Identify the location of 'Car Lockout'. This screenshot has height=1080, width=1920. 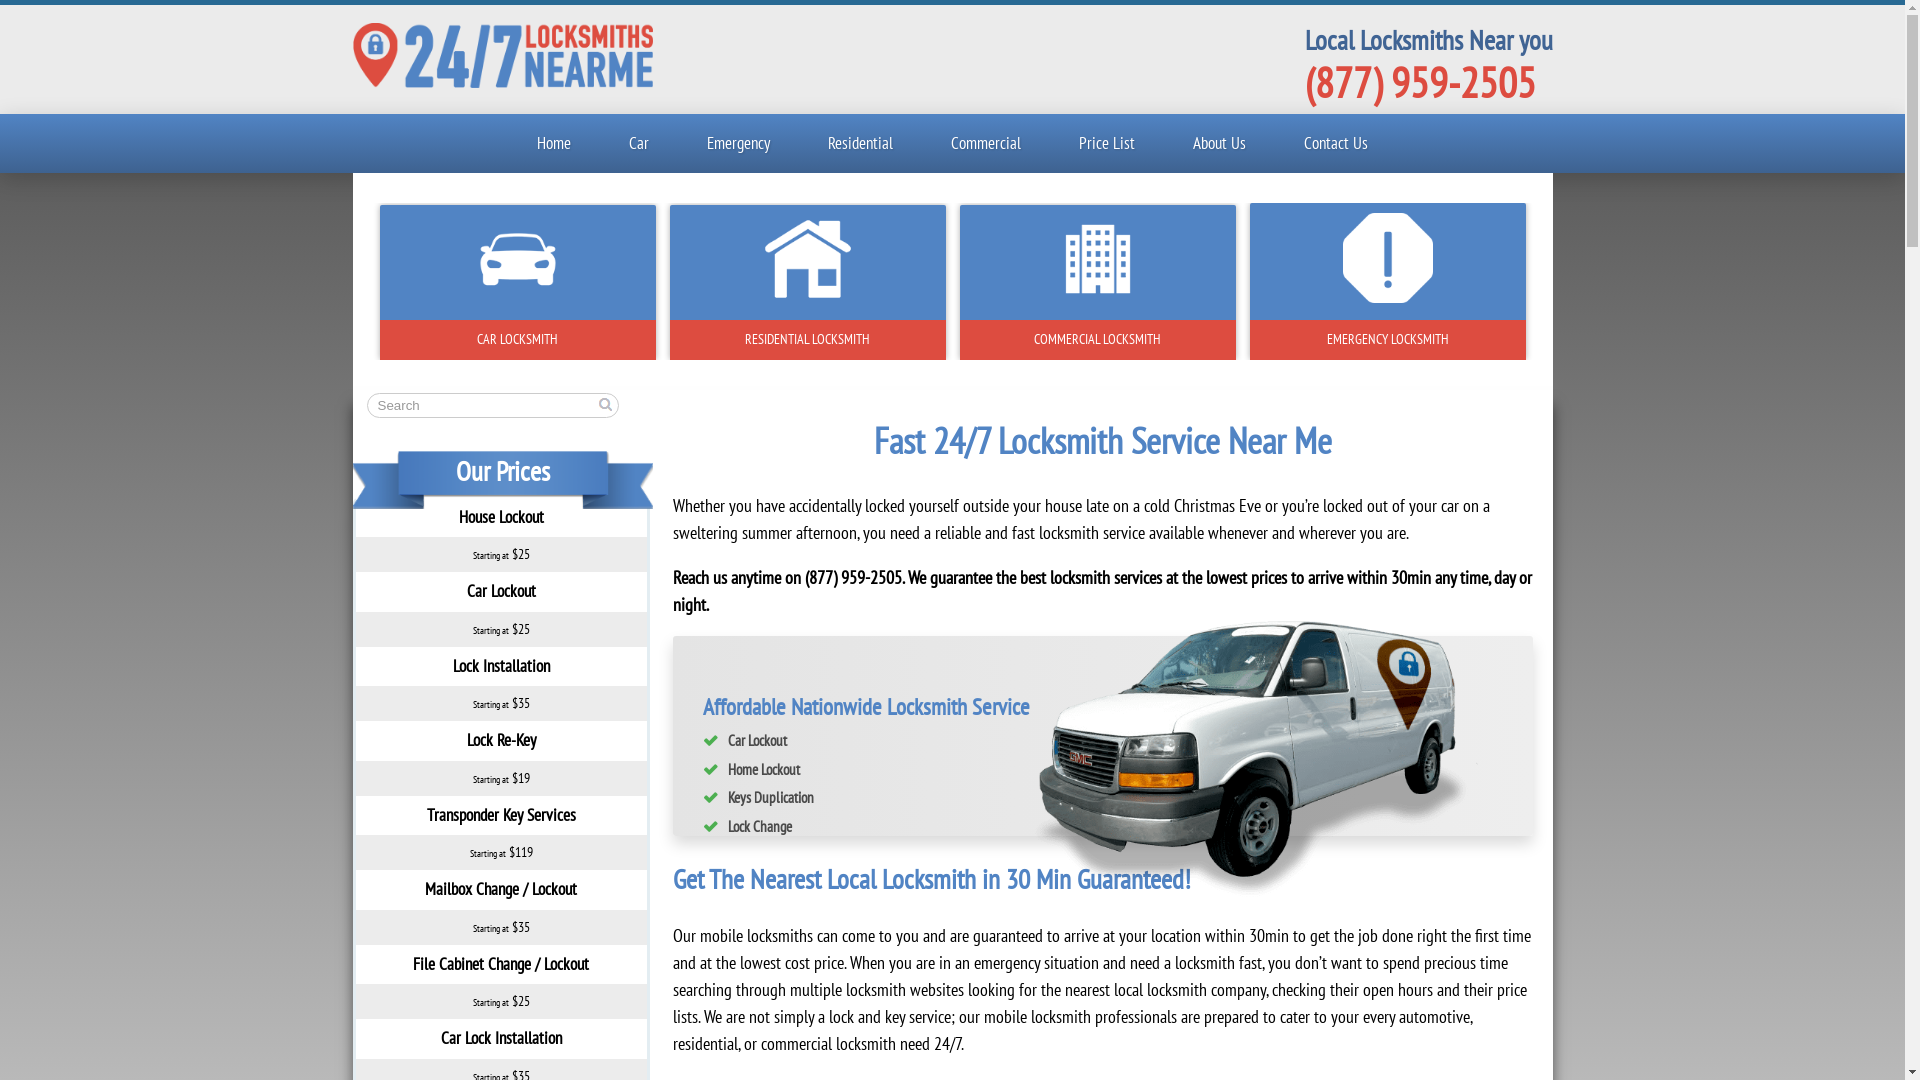
(500, 589).